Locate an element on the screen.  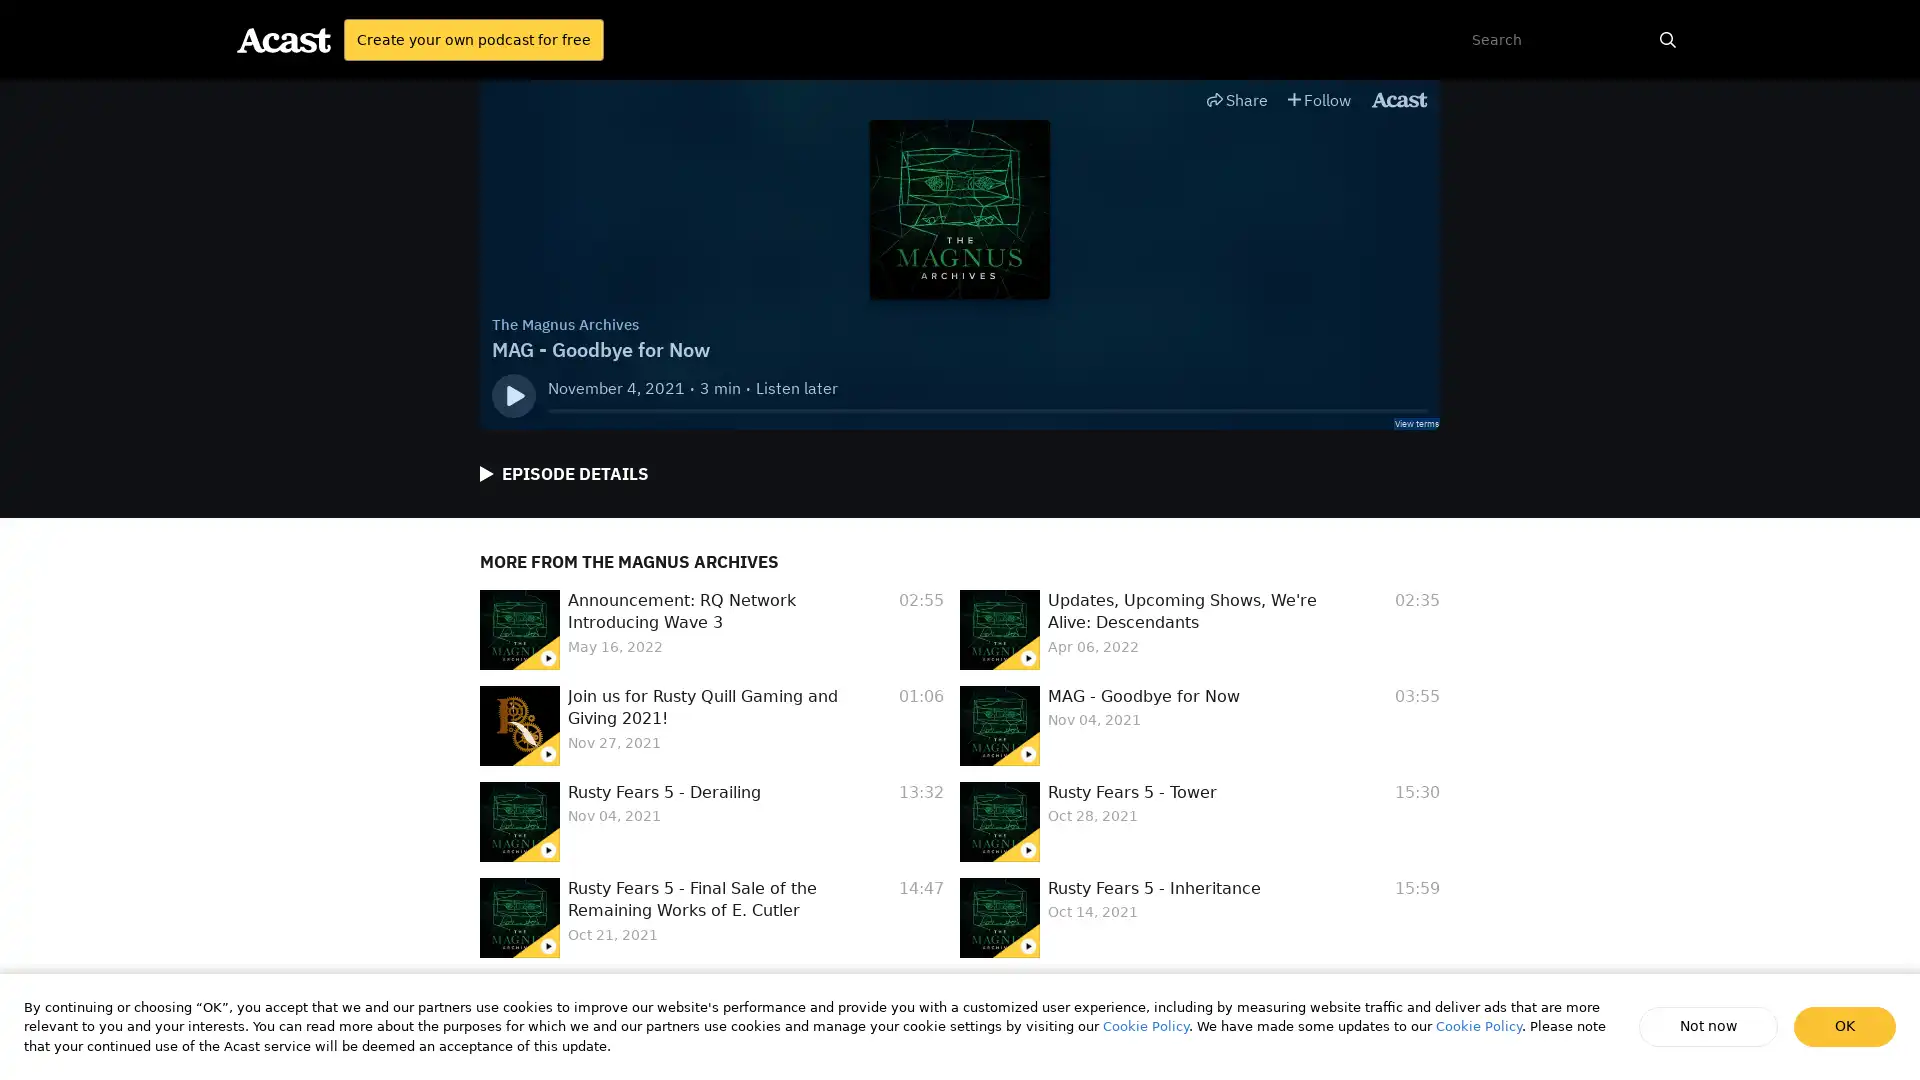
EPISODE DETAILS is located at coordinates (563, 474).